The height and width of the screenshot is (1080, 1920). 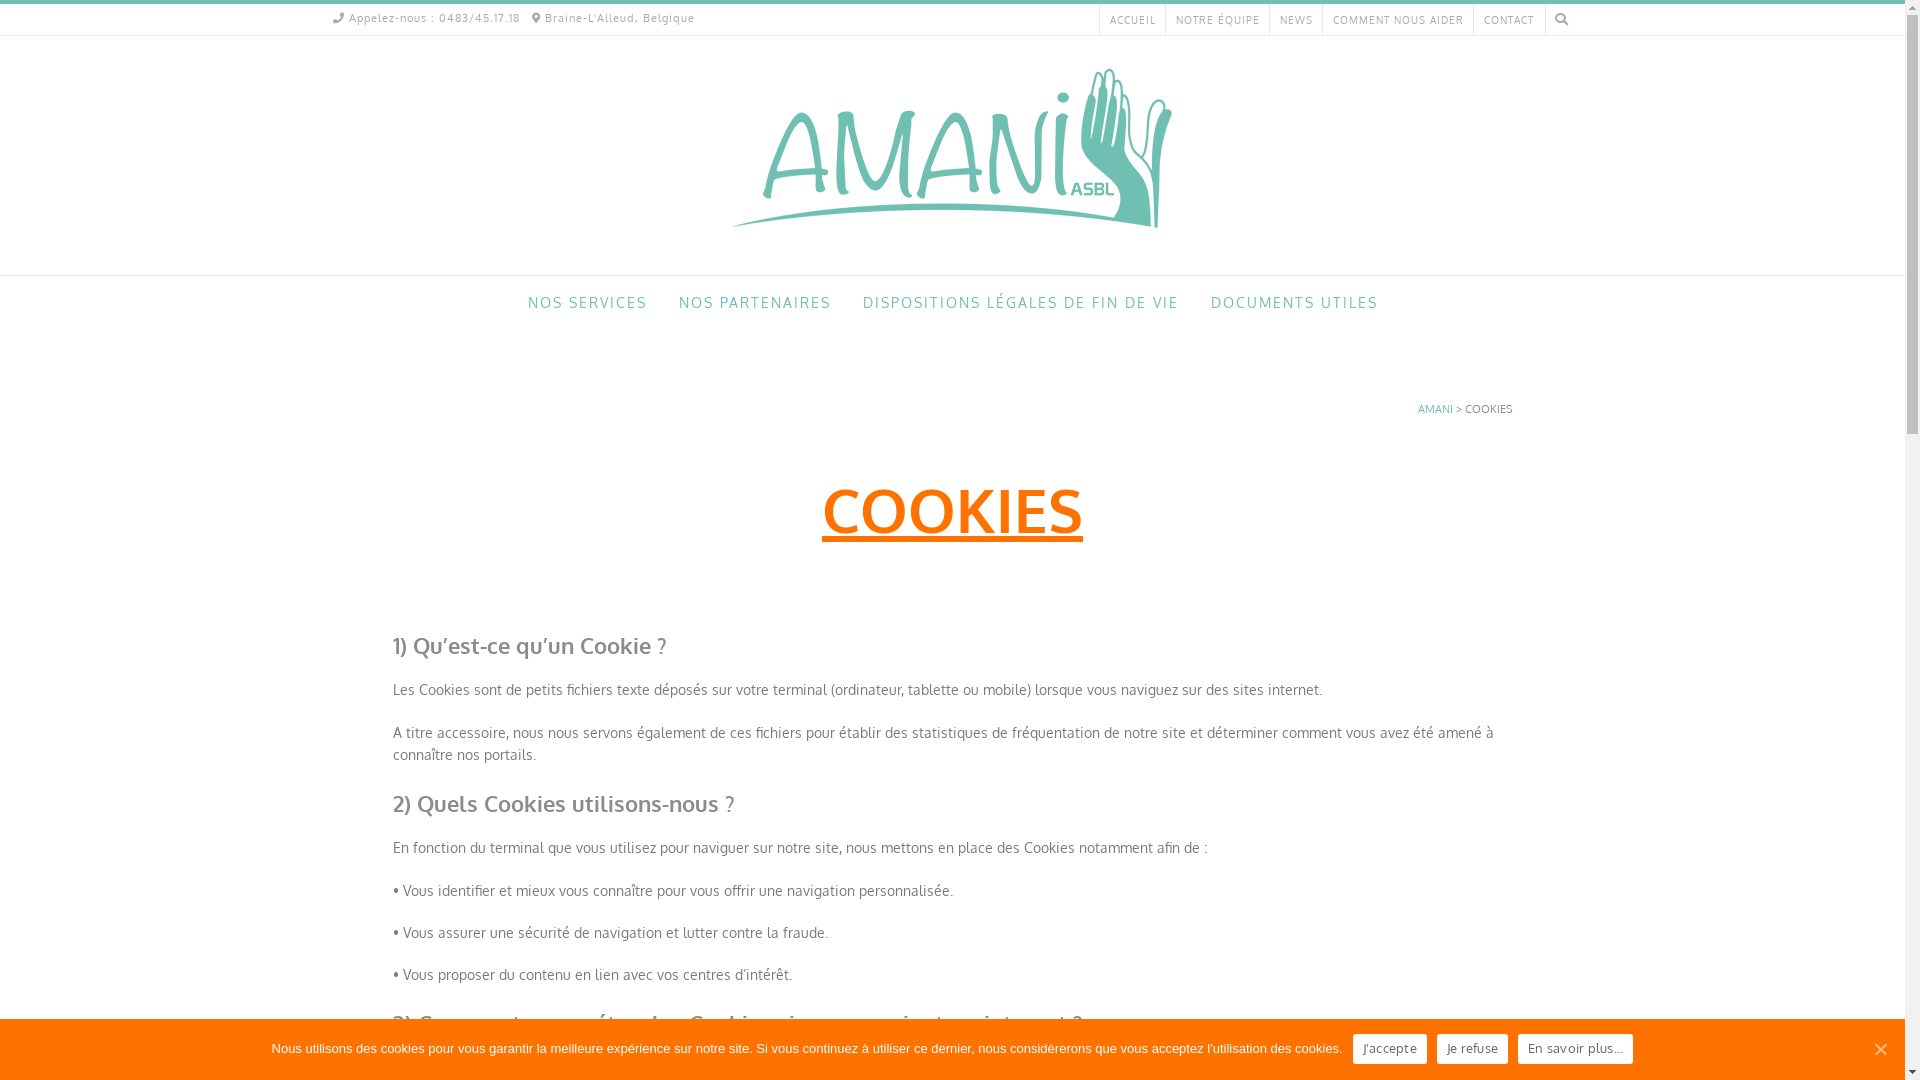 What do you see at coordinates (1434, 407) in the screenshot?
I see `'AMANI'` at bounding box center [1434, 407].